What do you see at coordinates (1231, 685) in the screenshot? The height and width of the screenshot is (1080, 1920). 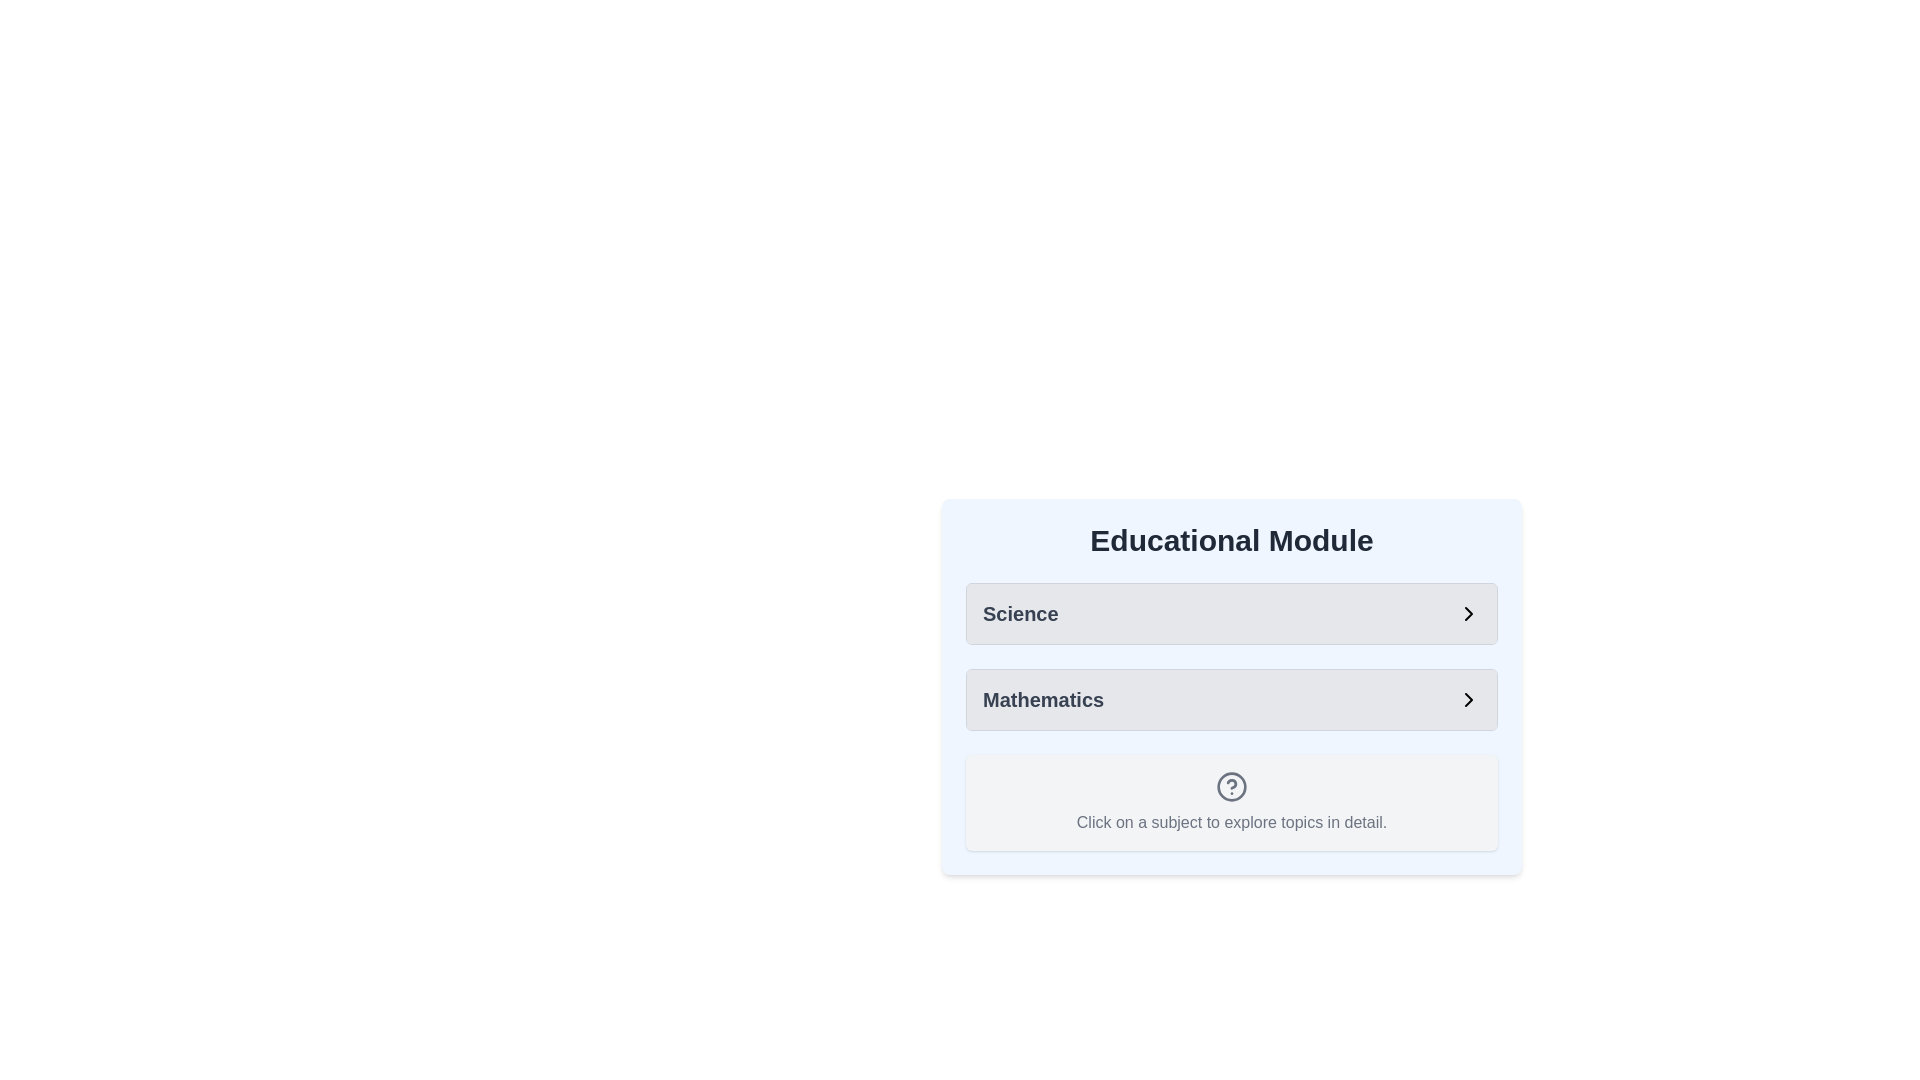 I see `the second rectangular button labeled 'Mathematics' within the 'Educational Module'` at bounding box center [1231, 685].